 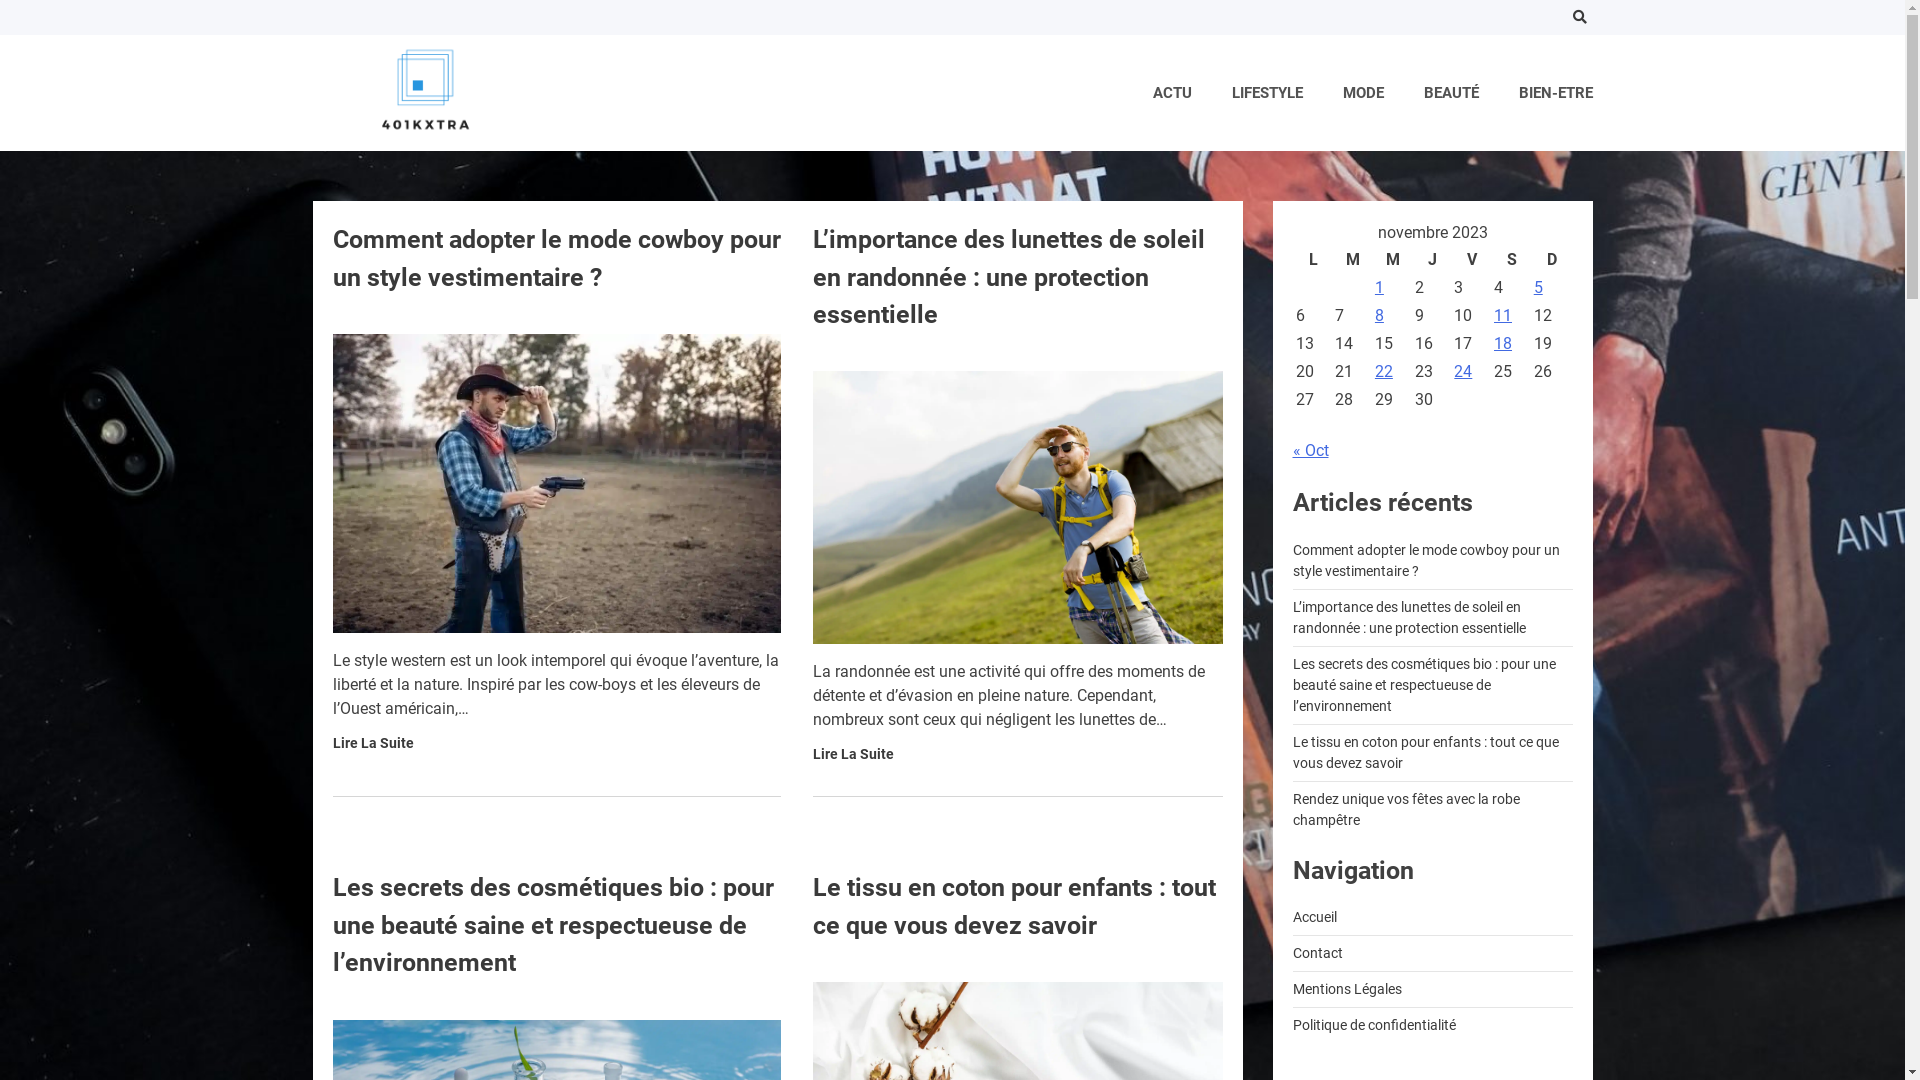 What do you see at coordinates (1502, 315) in the screenshot?
I see `'11'` at bounding box center [1502, 315].